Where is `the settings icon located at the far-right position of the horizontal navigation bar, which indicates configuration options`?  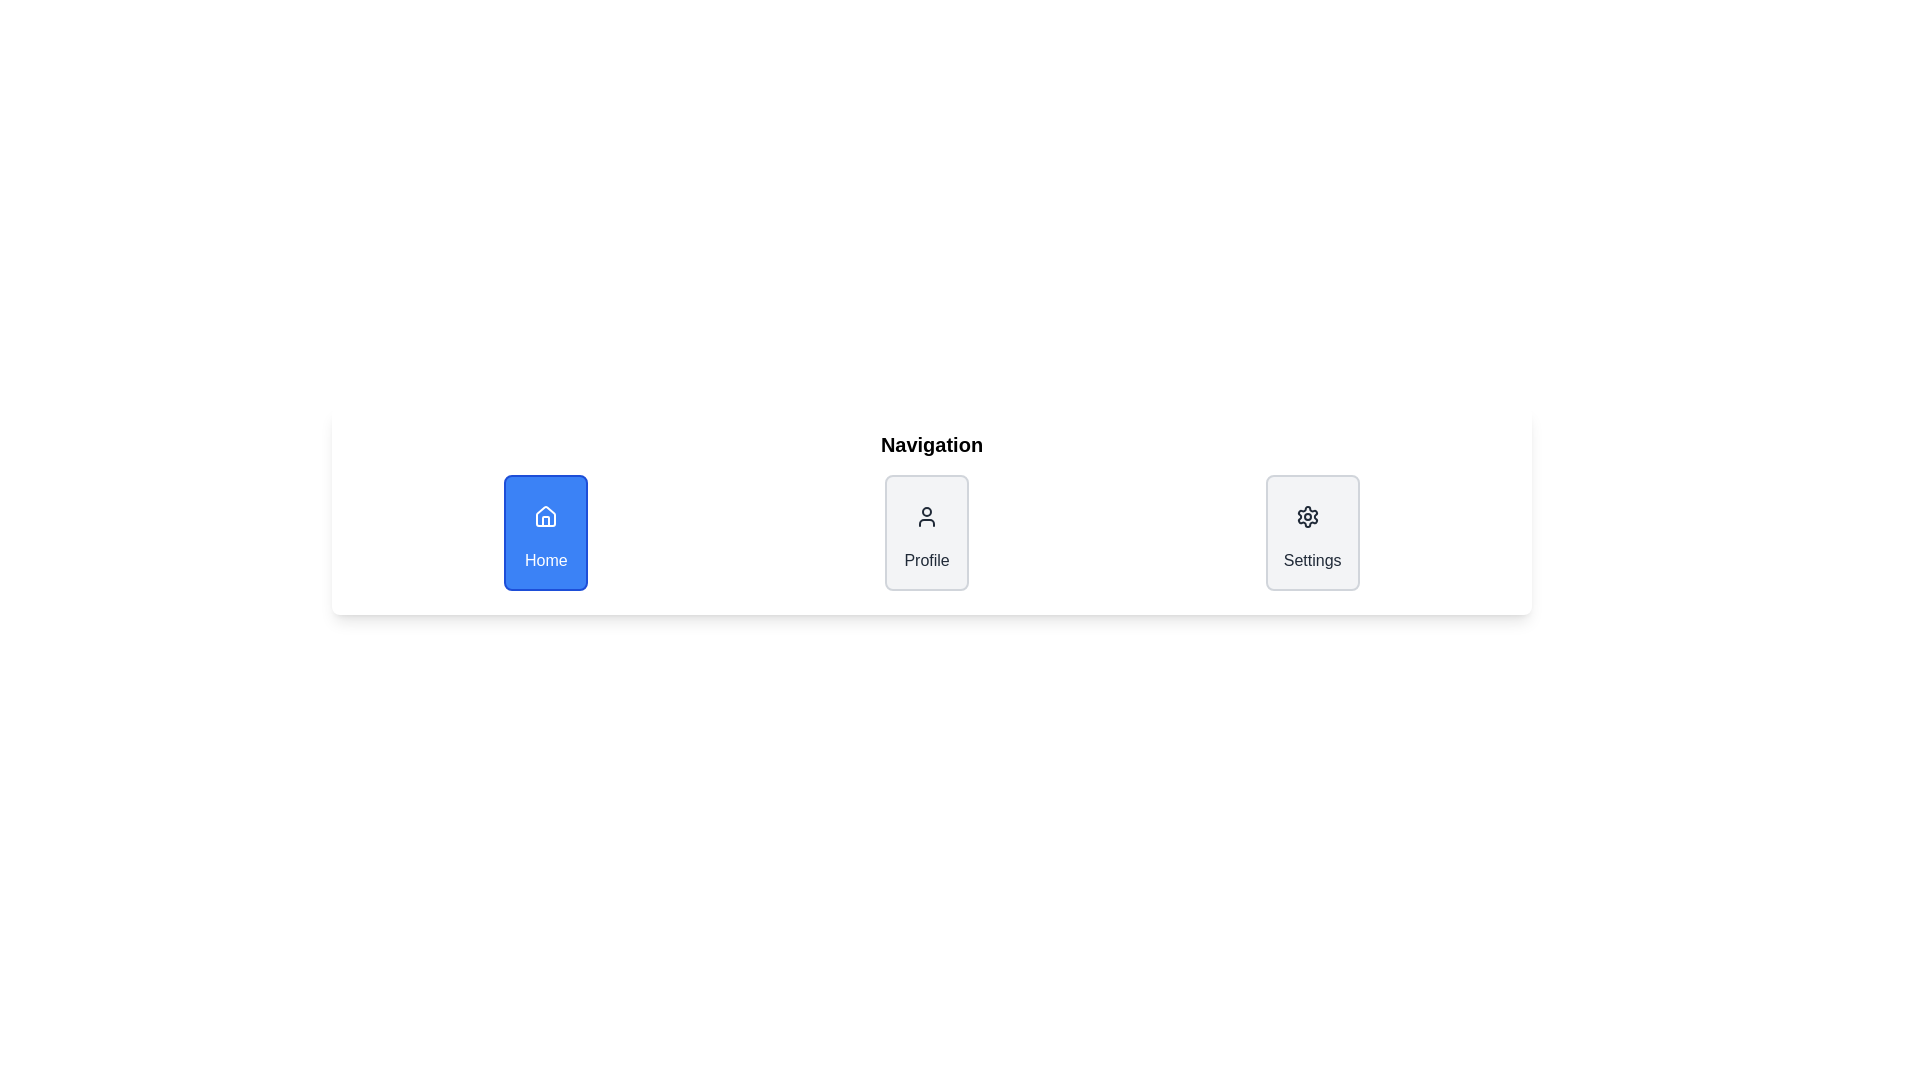
the settings icon located at the far-right position of the horizontal navigation bar, which indicates configuration options is located at coordinates (1307, 515).